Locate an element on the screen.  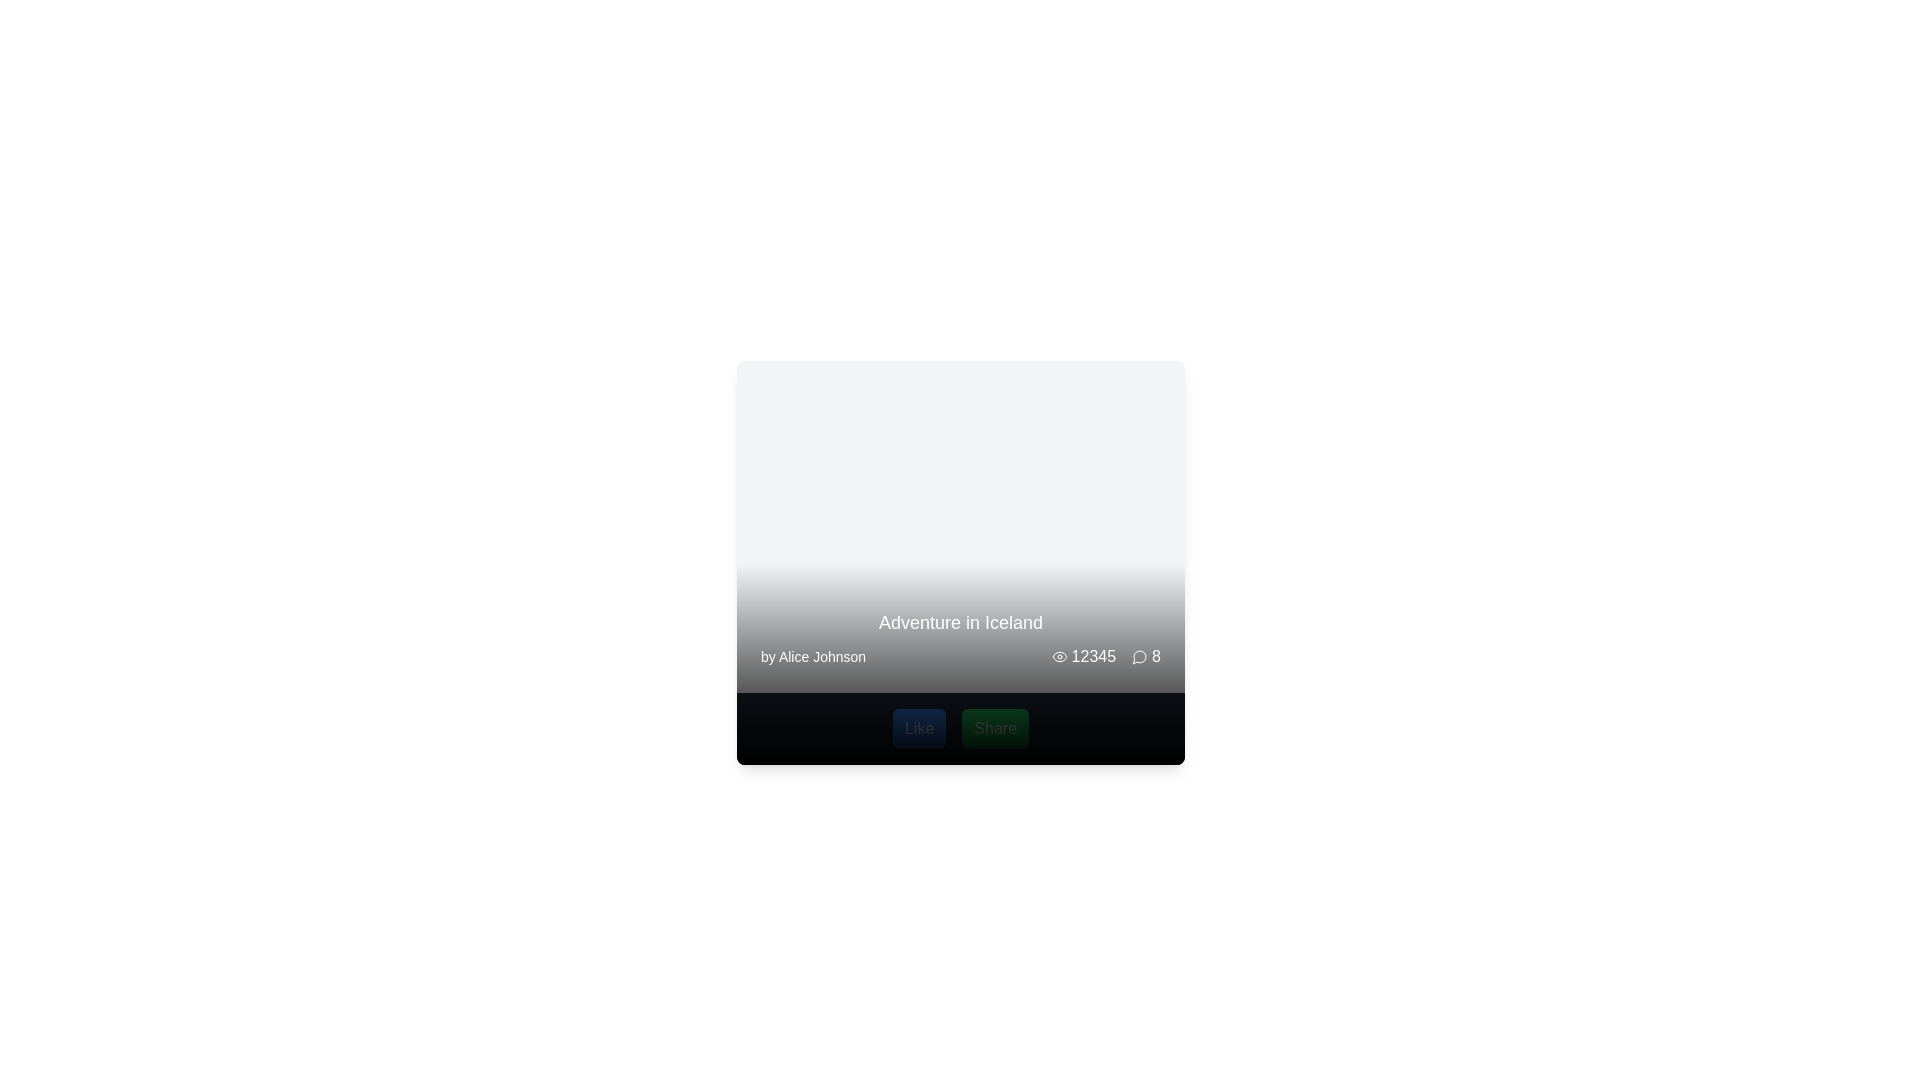
information displayed in the Banner/Information Panel titled 'Adventure in Iceland' by Alice Johnson, located at the bottom section of the card above the 'Like' and 'Share' buttons is located at coordinates (960, 639).